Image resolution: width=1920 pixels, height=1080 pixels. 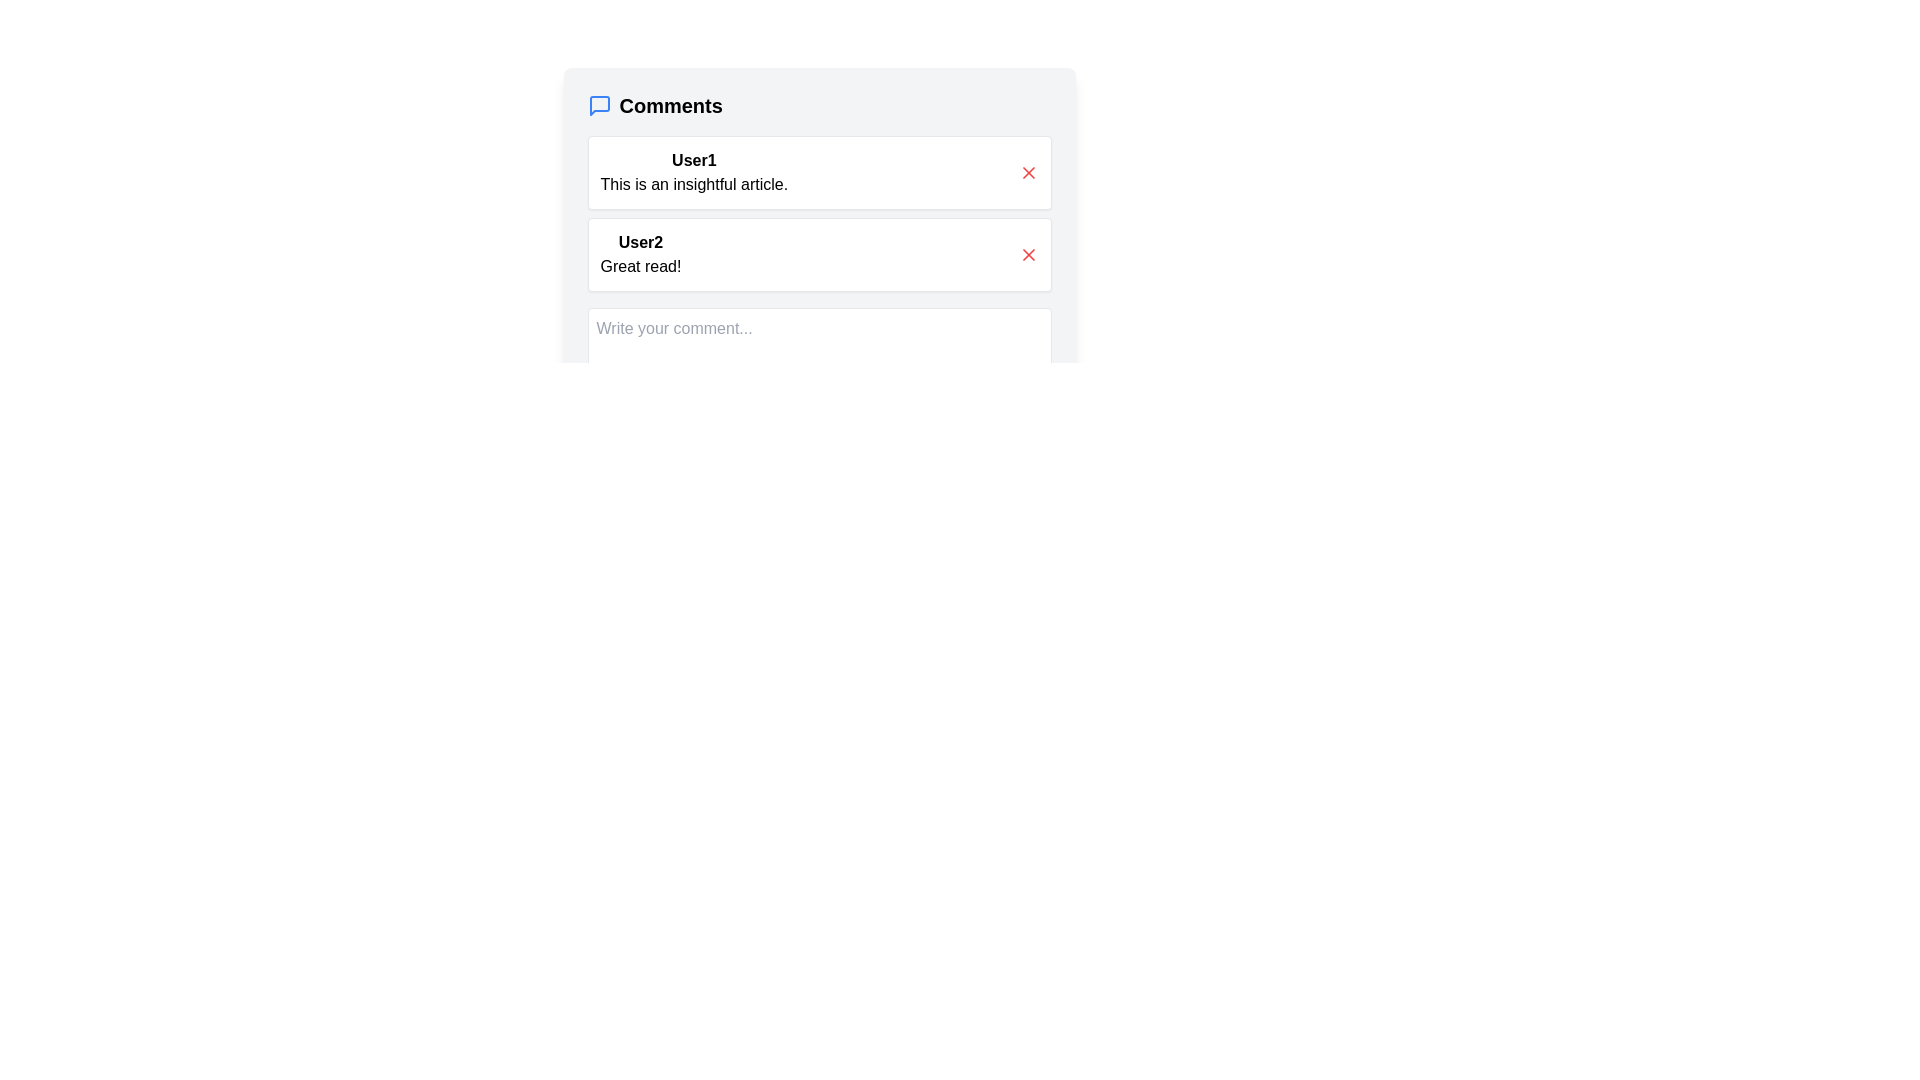 What do you see at coordinates (1028, 253) in the screenshot?
I see `the 'X' icon located in the top-right corner of the second comment block, which is associated with removing or dismissing the comment 'User2: Great read!'` at bounding box center [1028, 253].